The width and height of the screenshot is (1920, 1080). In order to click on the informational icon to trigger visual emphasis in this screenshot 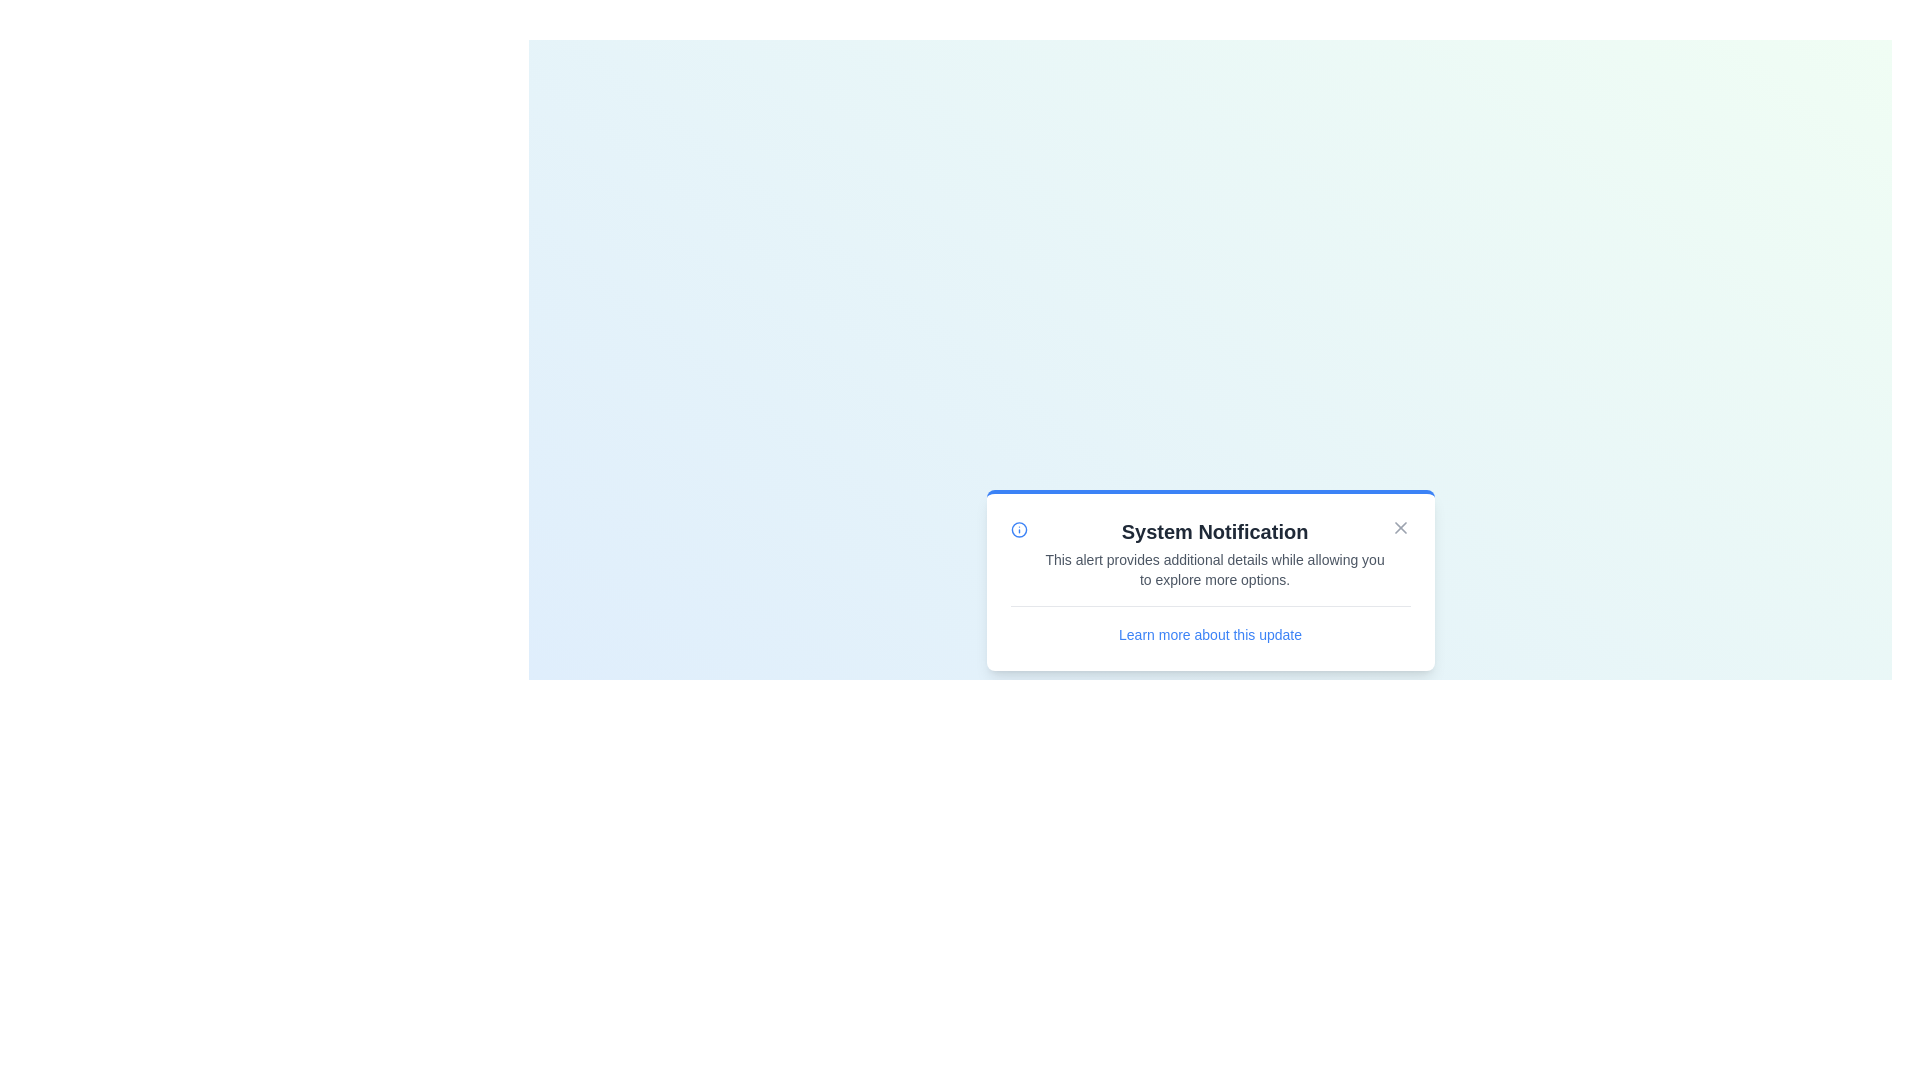, I will do `click(1018, 527)`.